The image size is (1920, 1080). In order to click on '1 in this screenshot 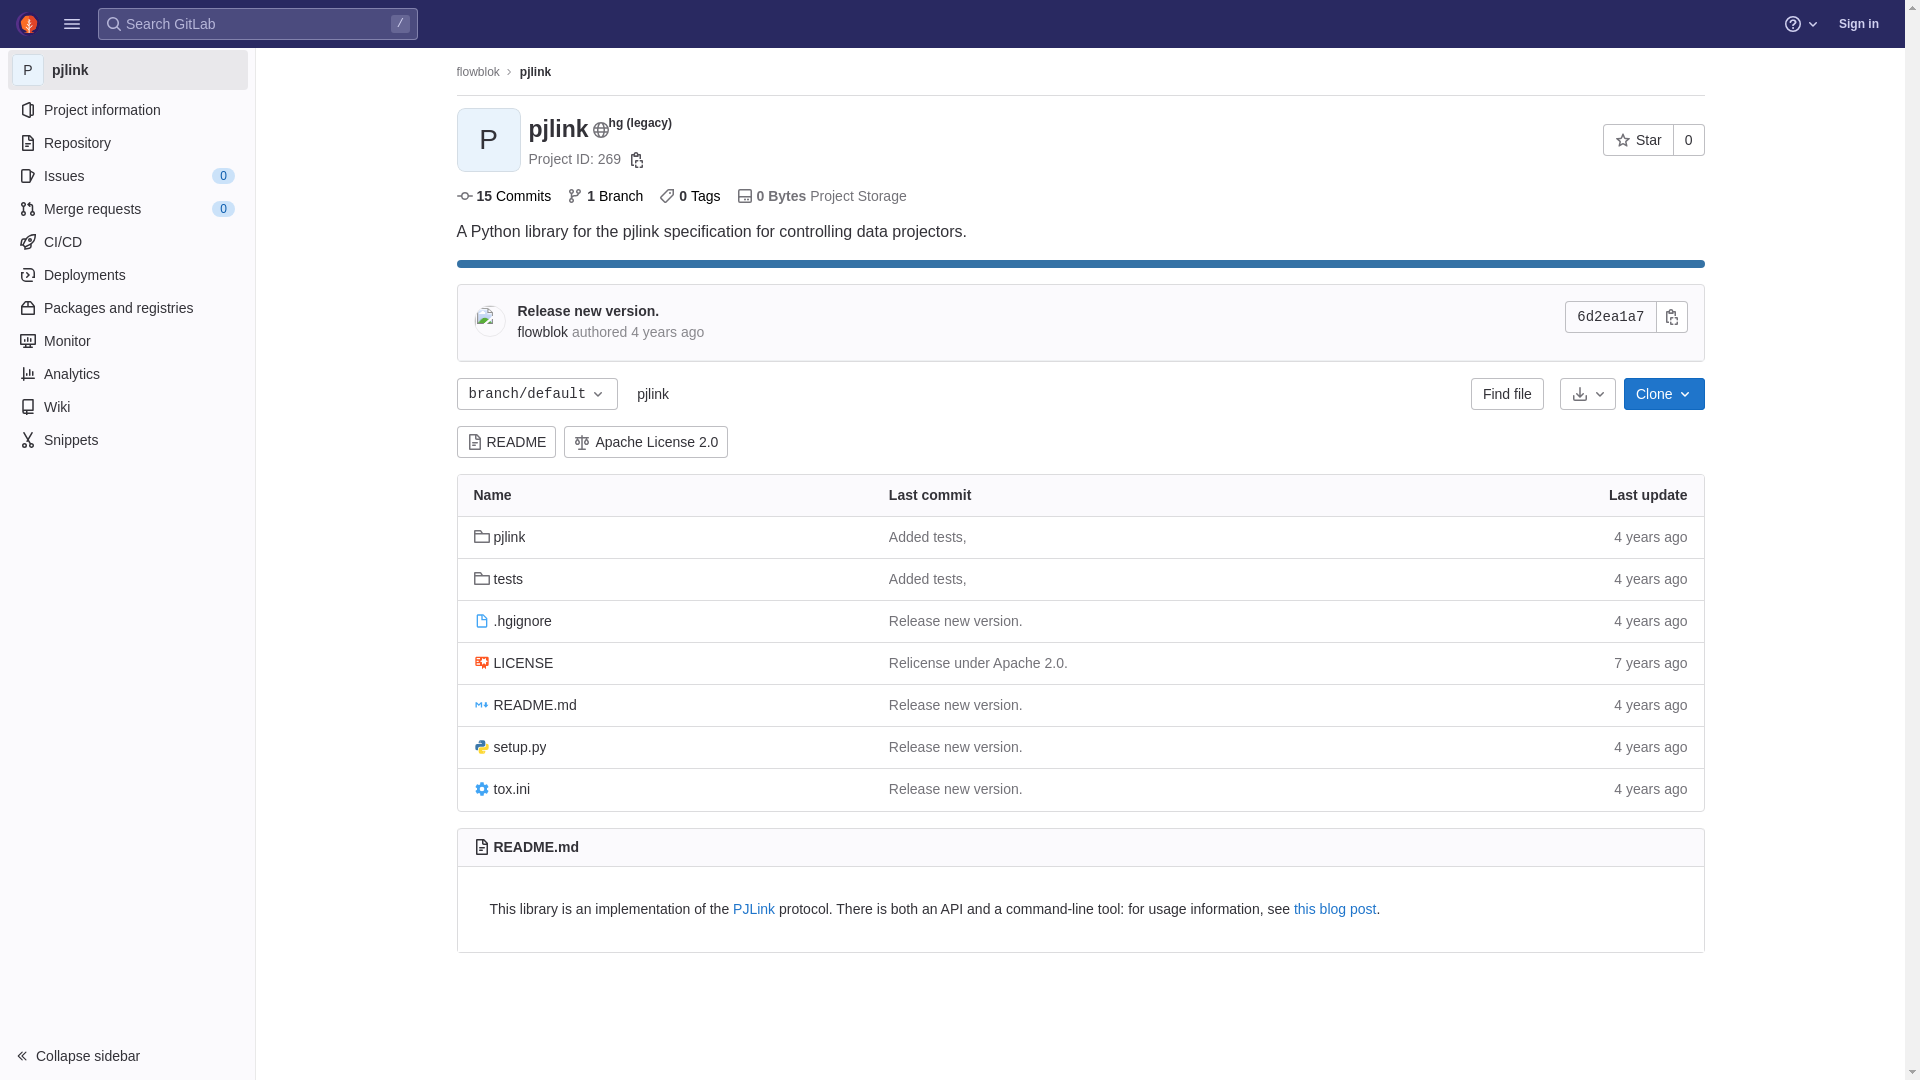, I will do `click(603, 196)`.